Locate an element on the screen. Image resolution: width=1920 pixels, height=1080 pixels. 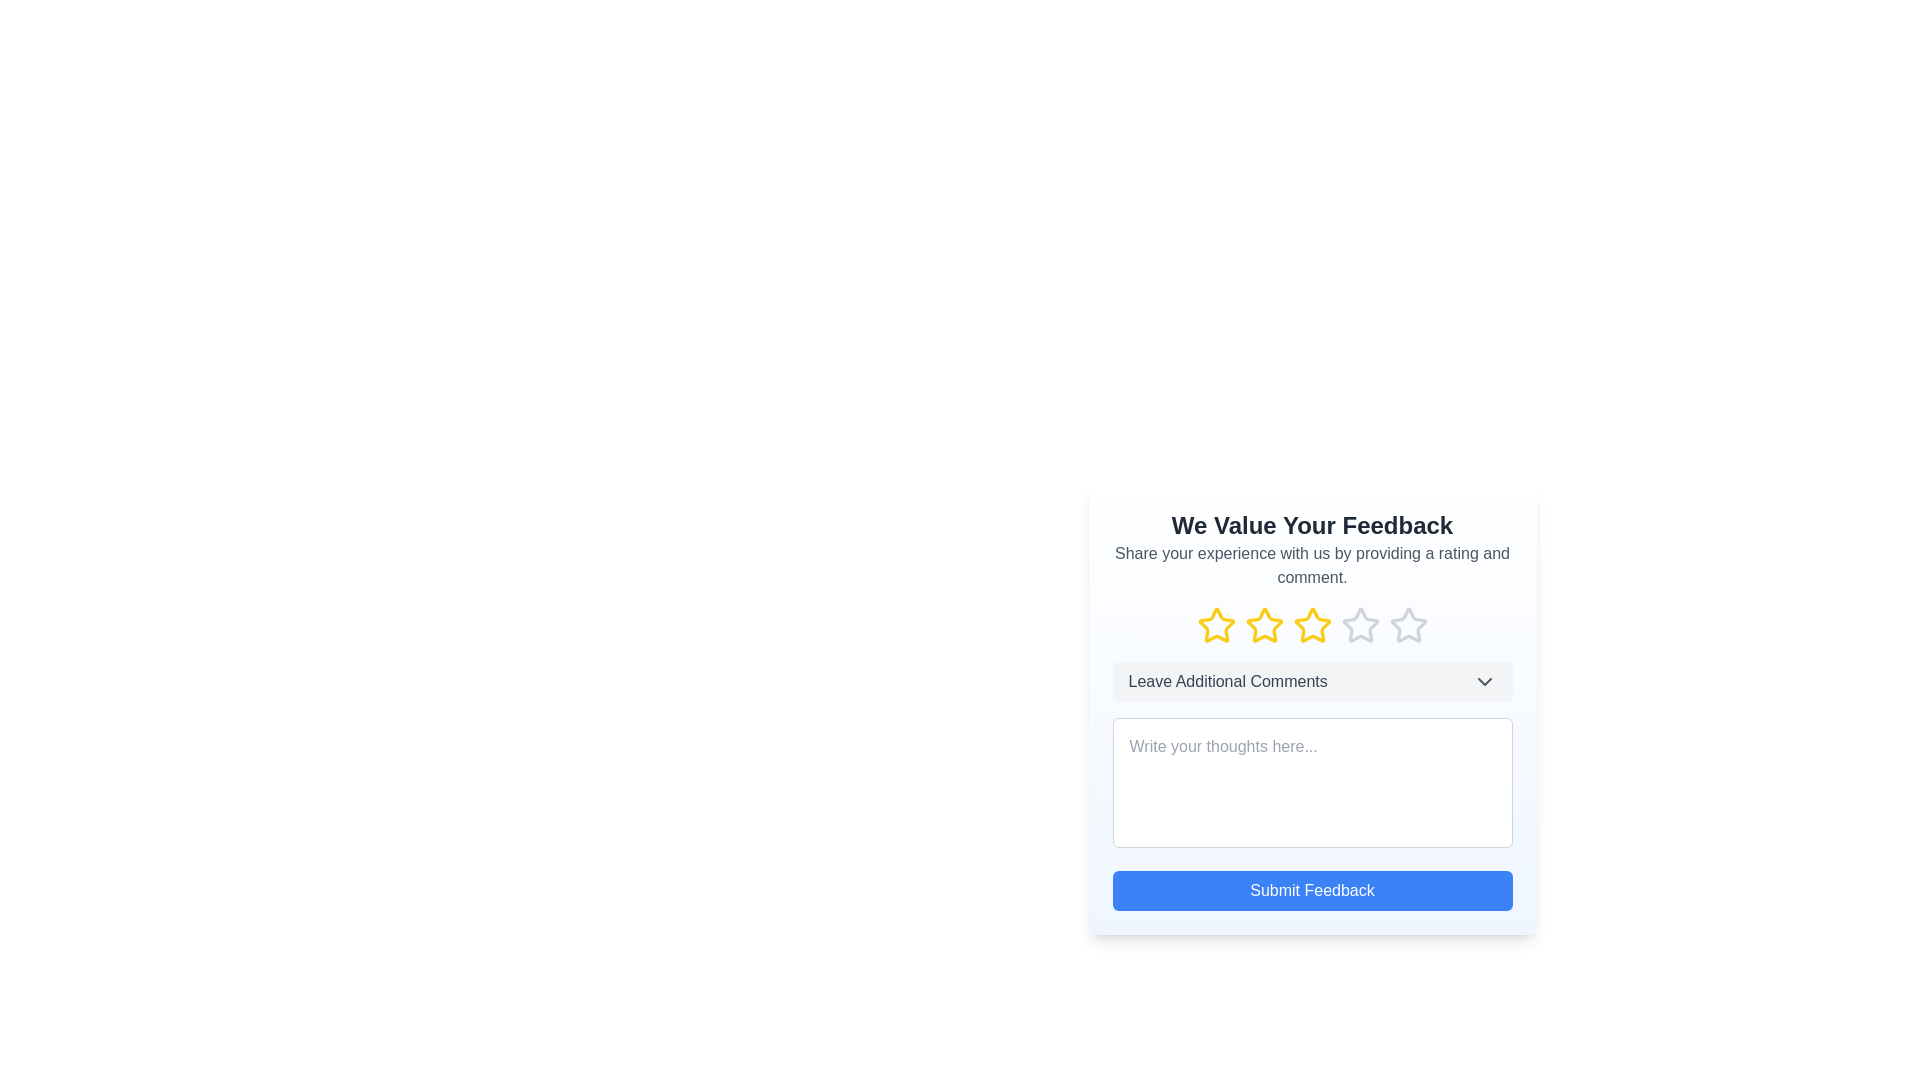
the third star in the interactive rating component, which is styled with a yellow outline and a transparent fill is located at coordinates (1312, 624).